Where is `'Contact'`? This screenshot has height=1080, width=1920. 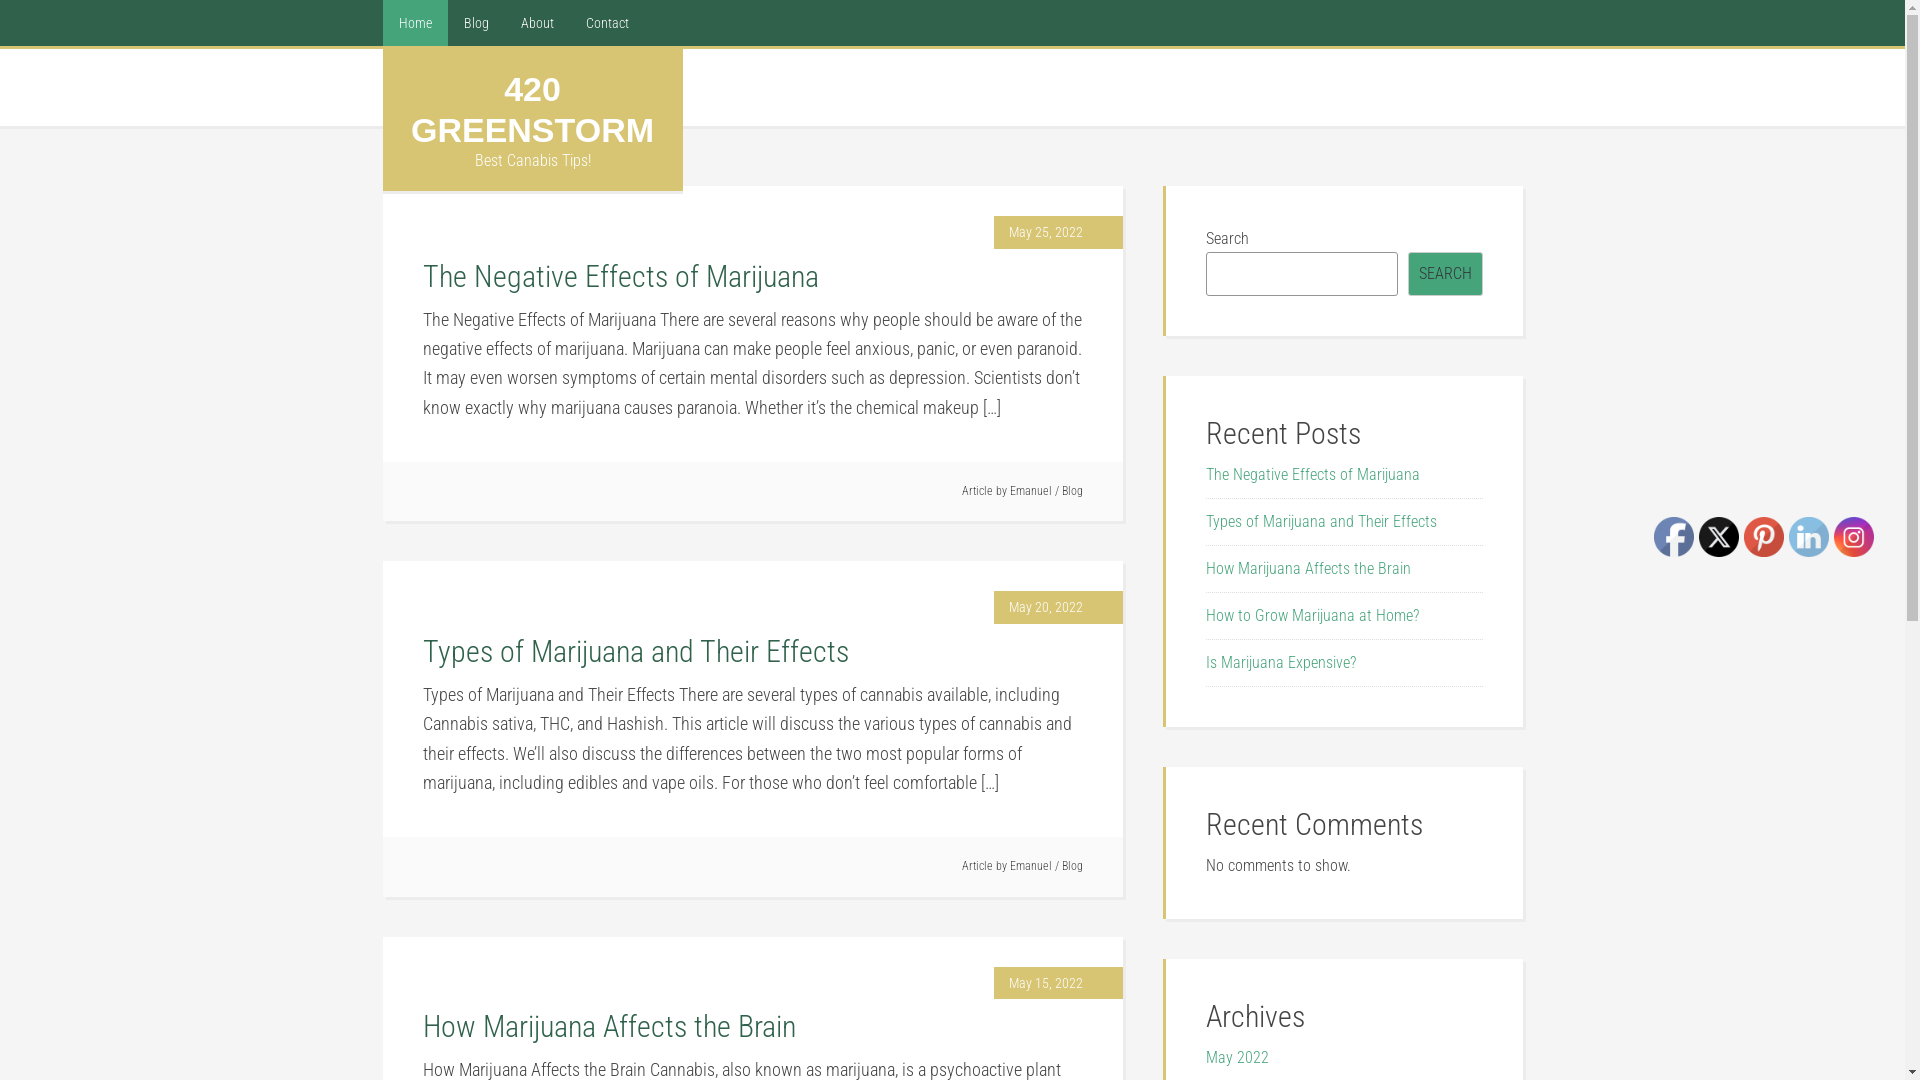 'Contact' is located at coordinates (569, 23).